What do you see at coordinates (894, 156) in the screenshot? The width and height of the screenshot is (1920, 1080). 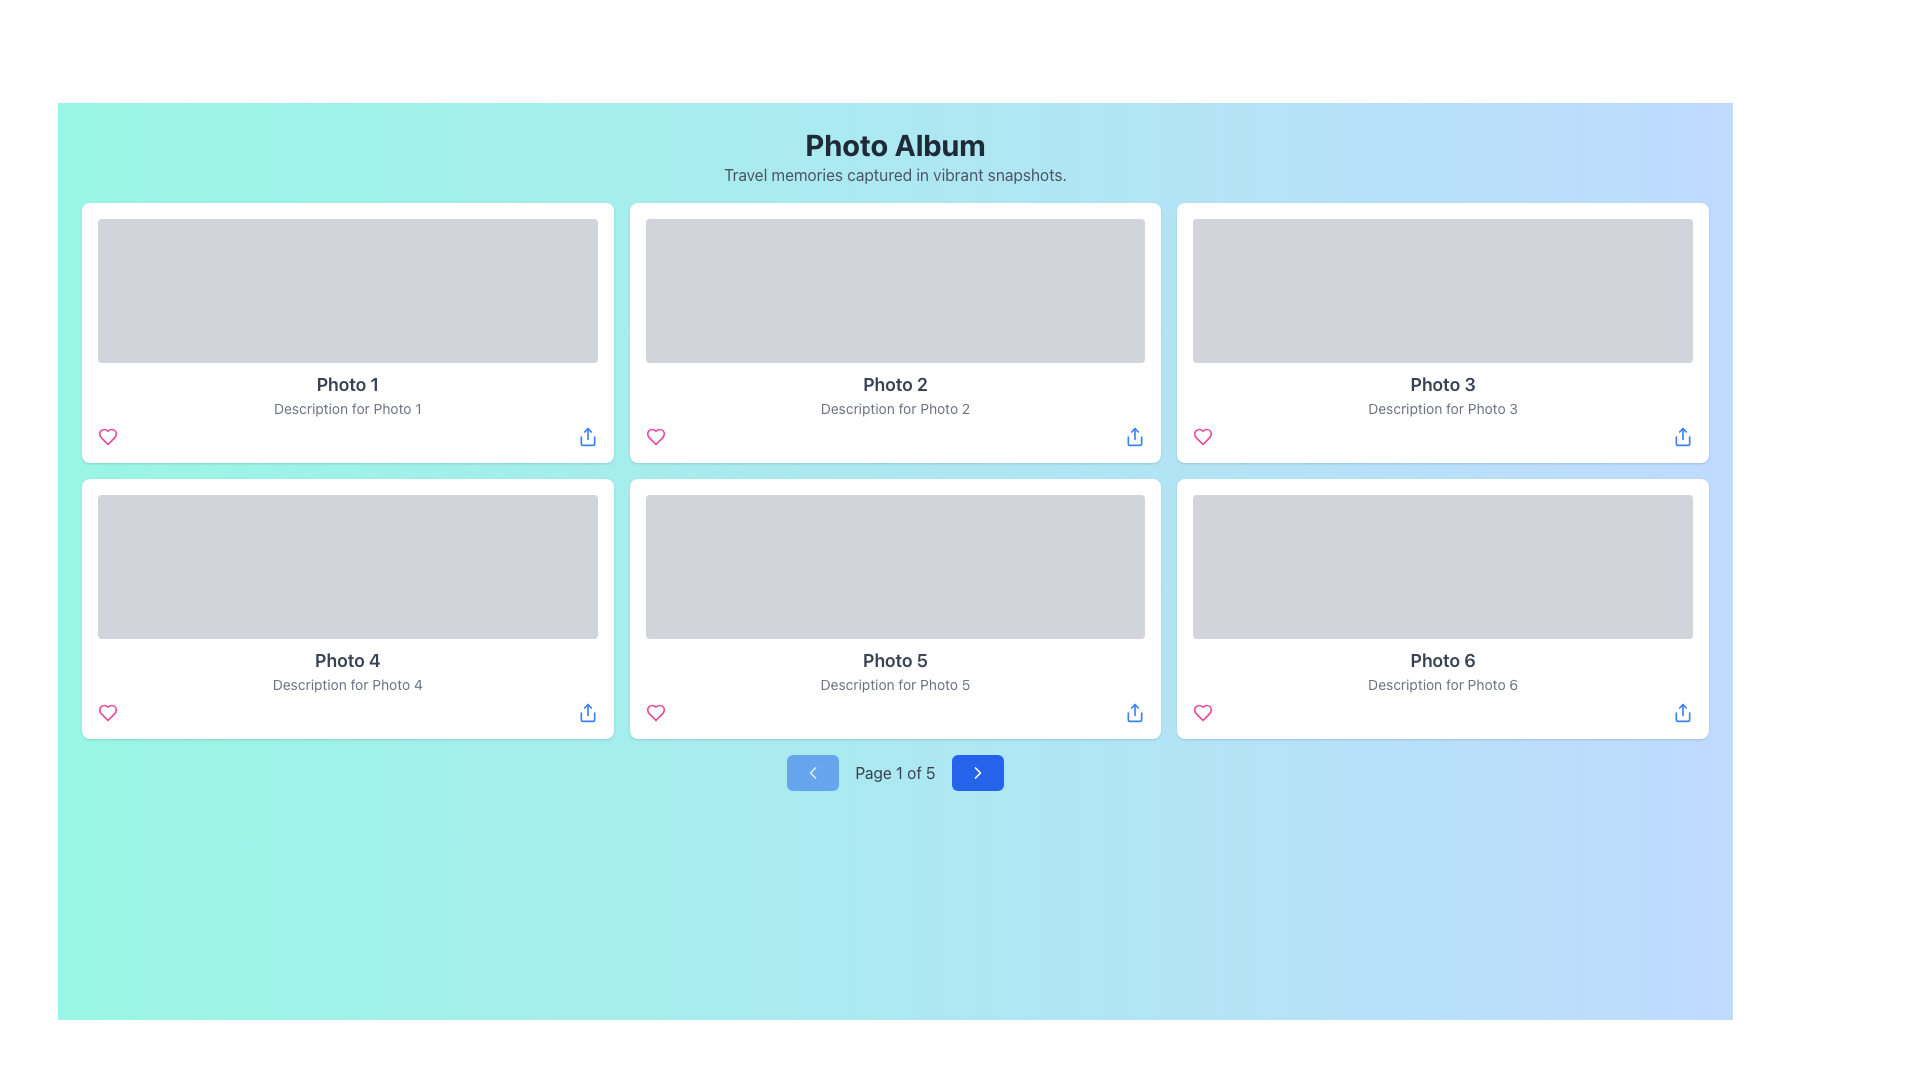 I see `the Text Block titled 'Photo Album' which contains the description 'Travel memories captured in vibrant snapshots.' positioned at the top center of the layout` at bounding box center [894, 156].